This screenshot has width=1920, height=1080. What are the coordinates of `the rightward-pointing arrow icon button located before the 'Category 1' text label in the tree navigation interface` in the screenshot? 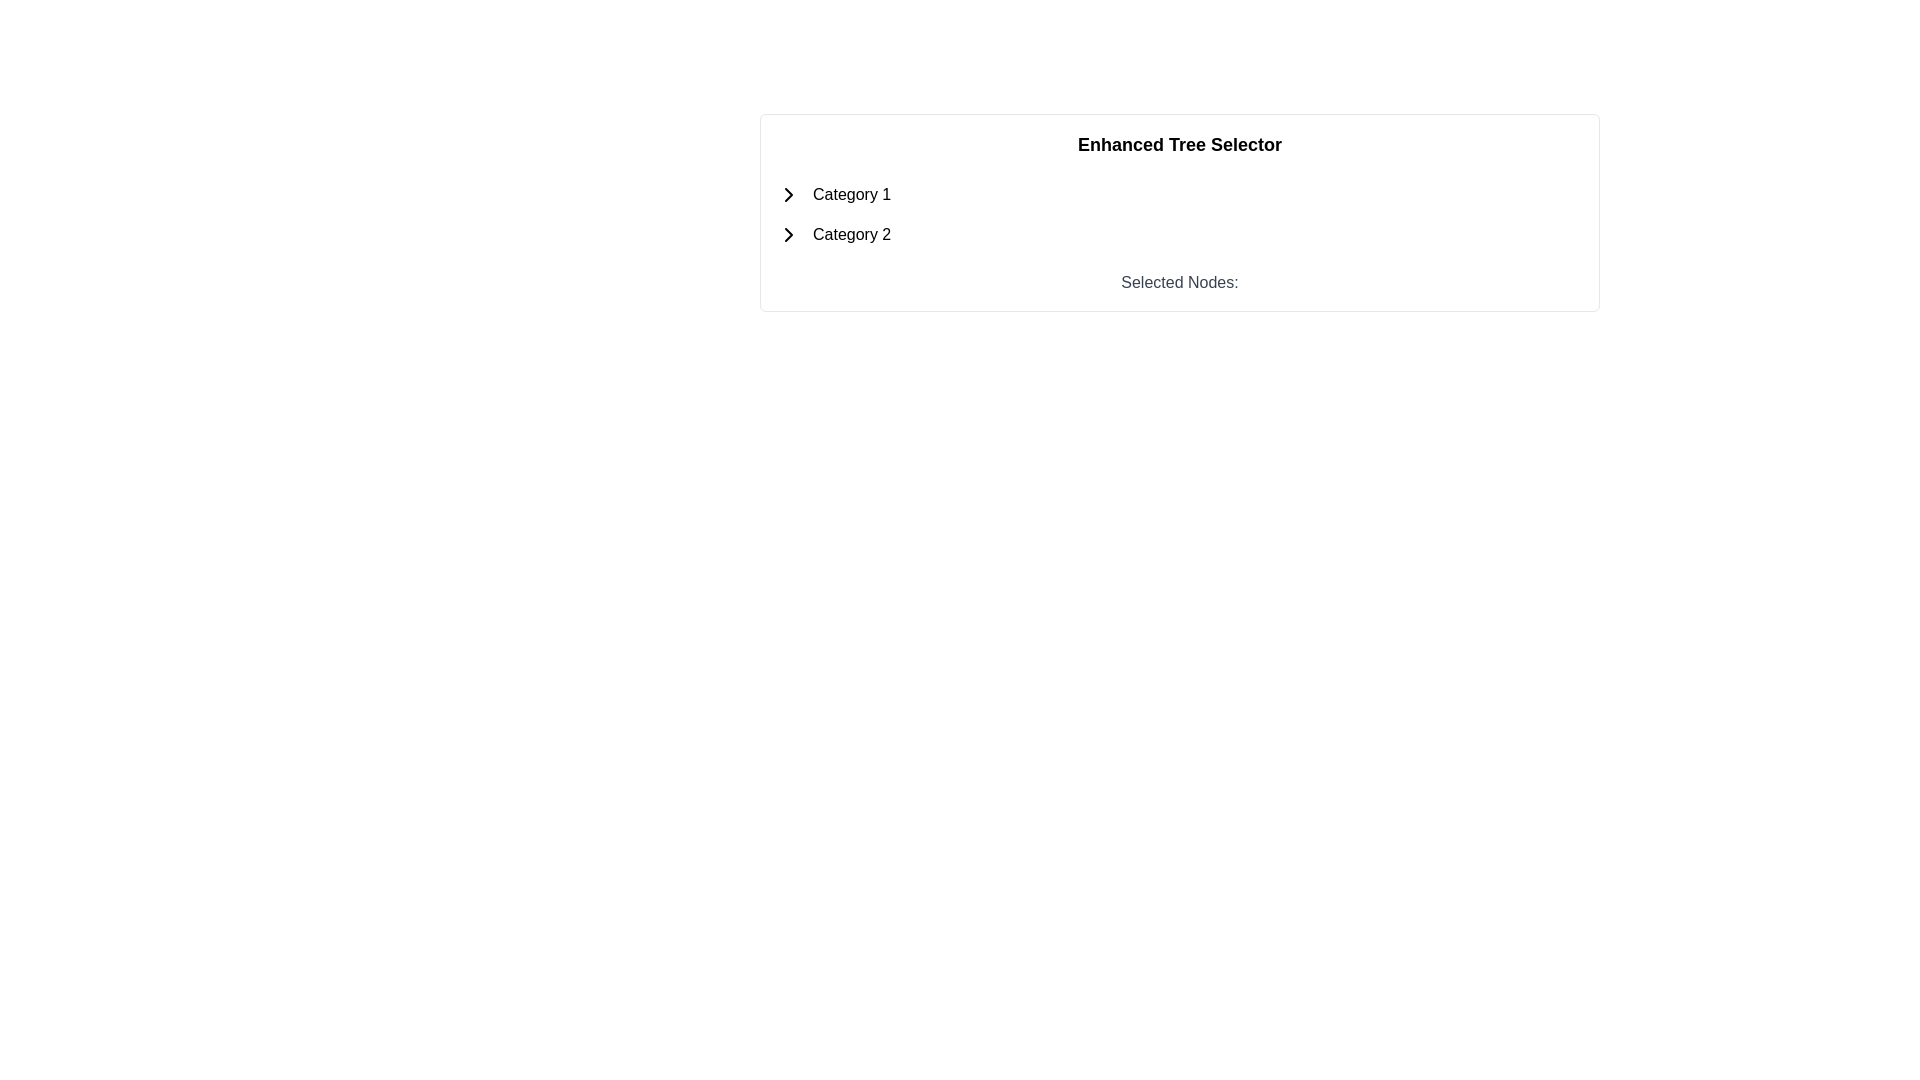 It's located at (787, 195).